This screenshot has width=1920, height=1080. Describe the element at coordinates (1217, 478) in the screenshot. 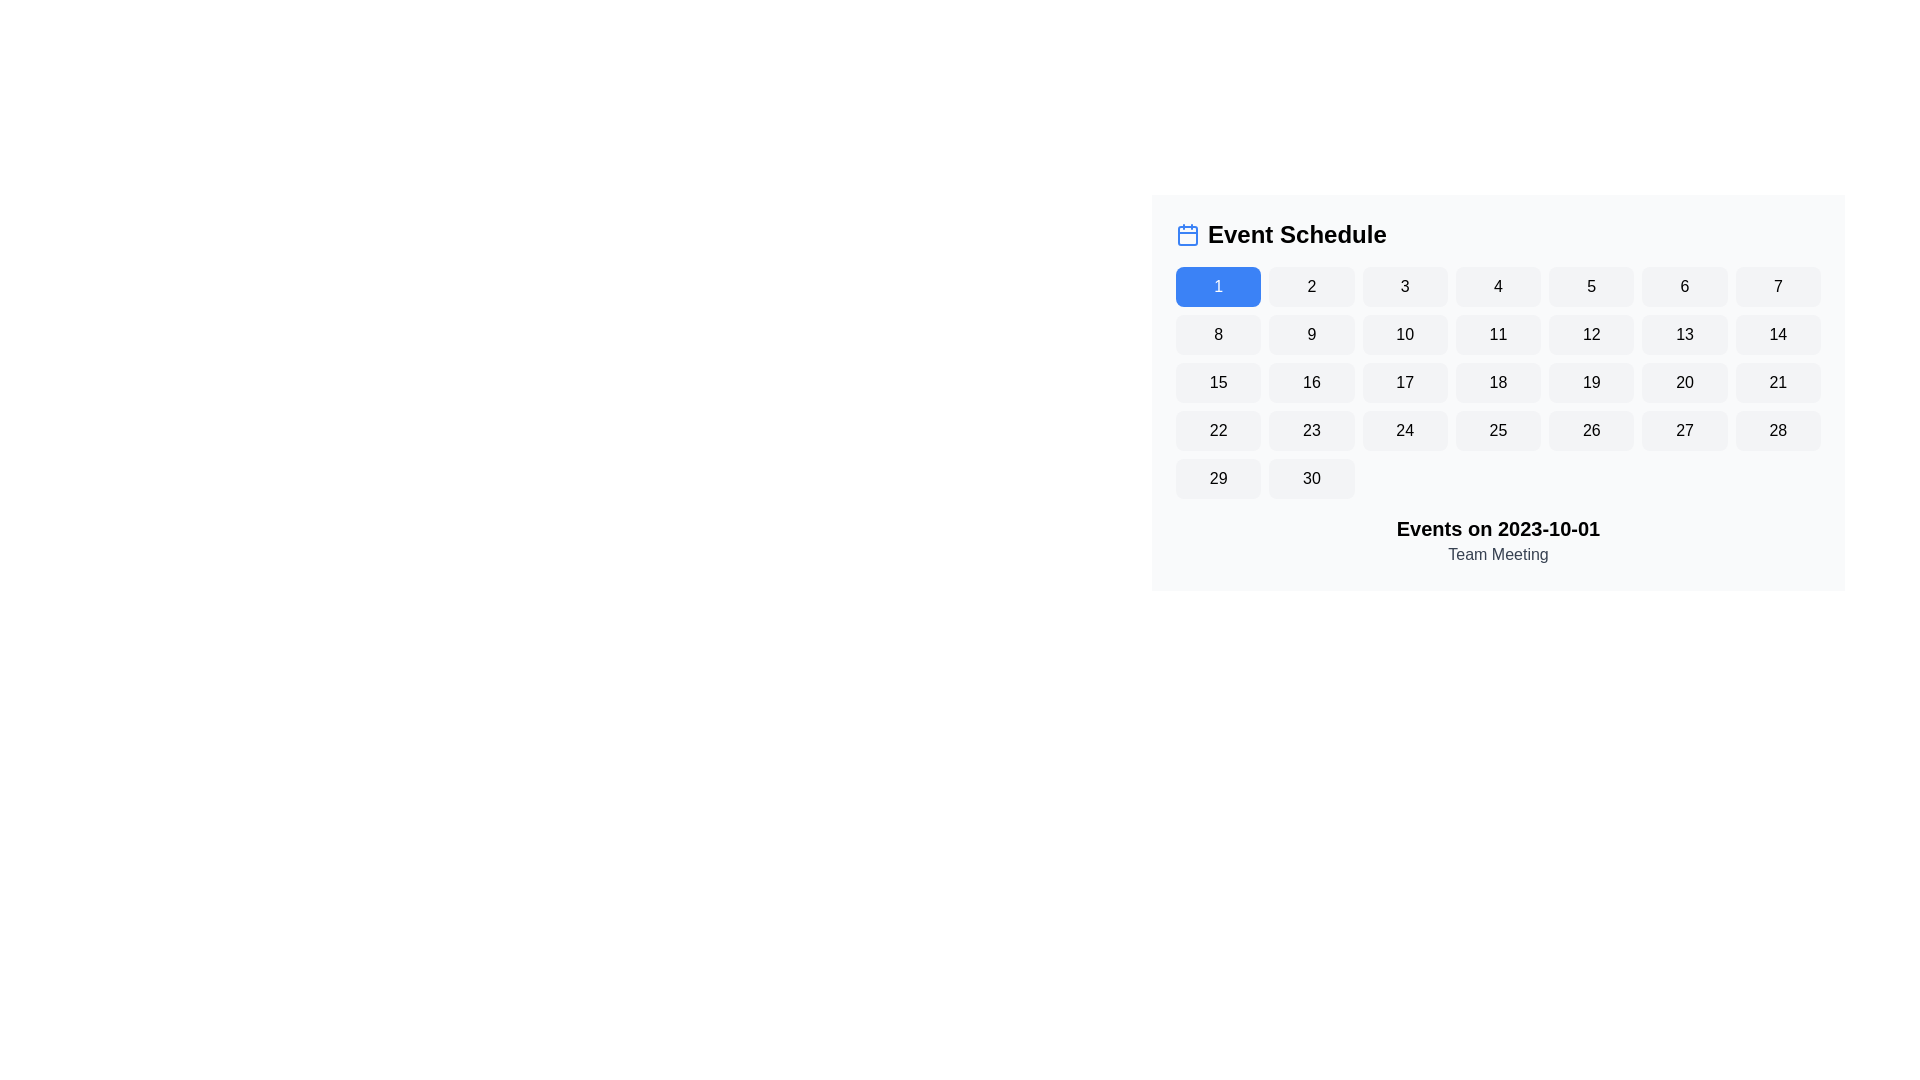

I see `the button representing the date 29 in the calendar-style interface, located in the last row of the grid layout` at that location.